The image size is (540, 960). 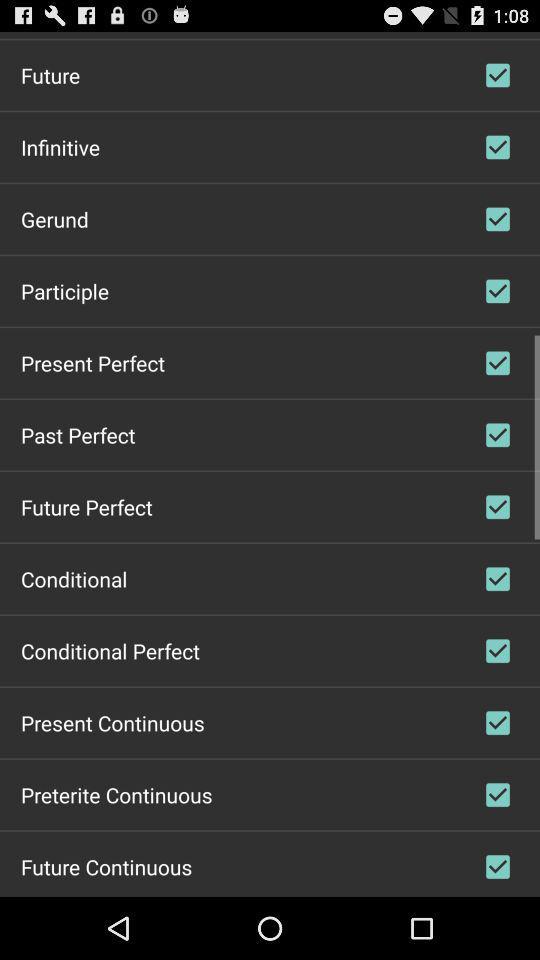 I want to click on app below future icon, so click(x=60, y=145).